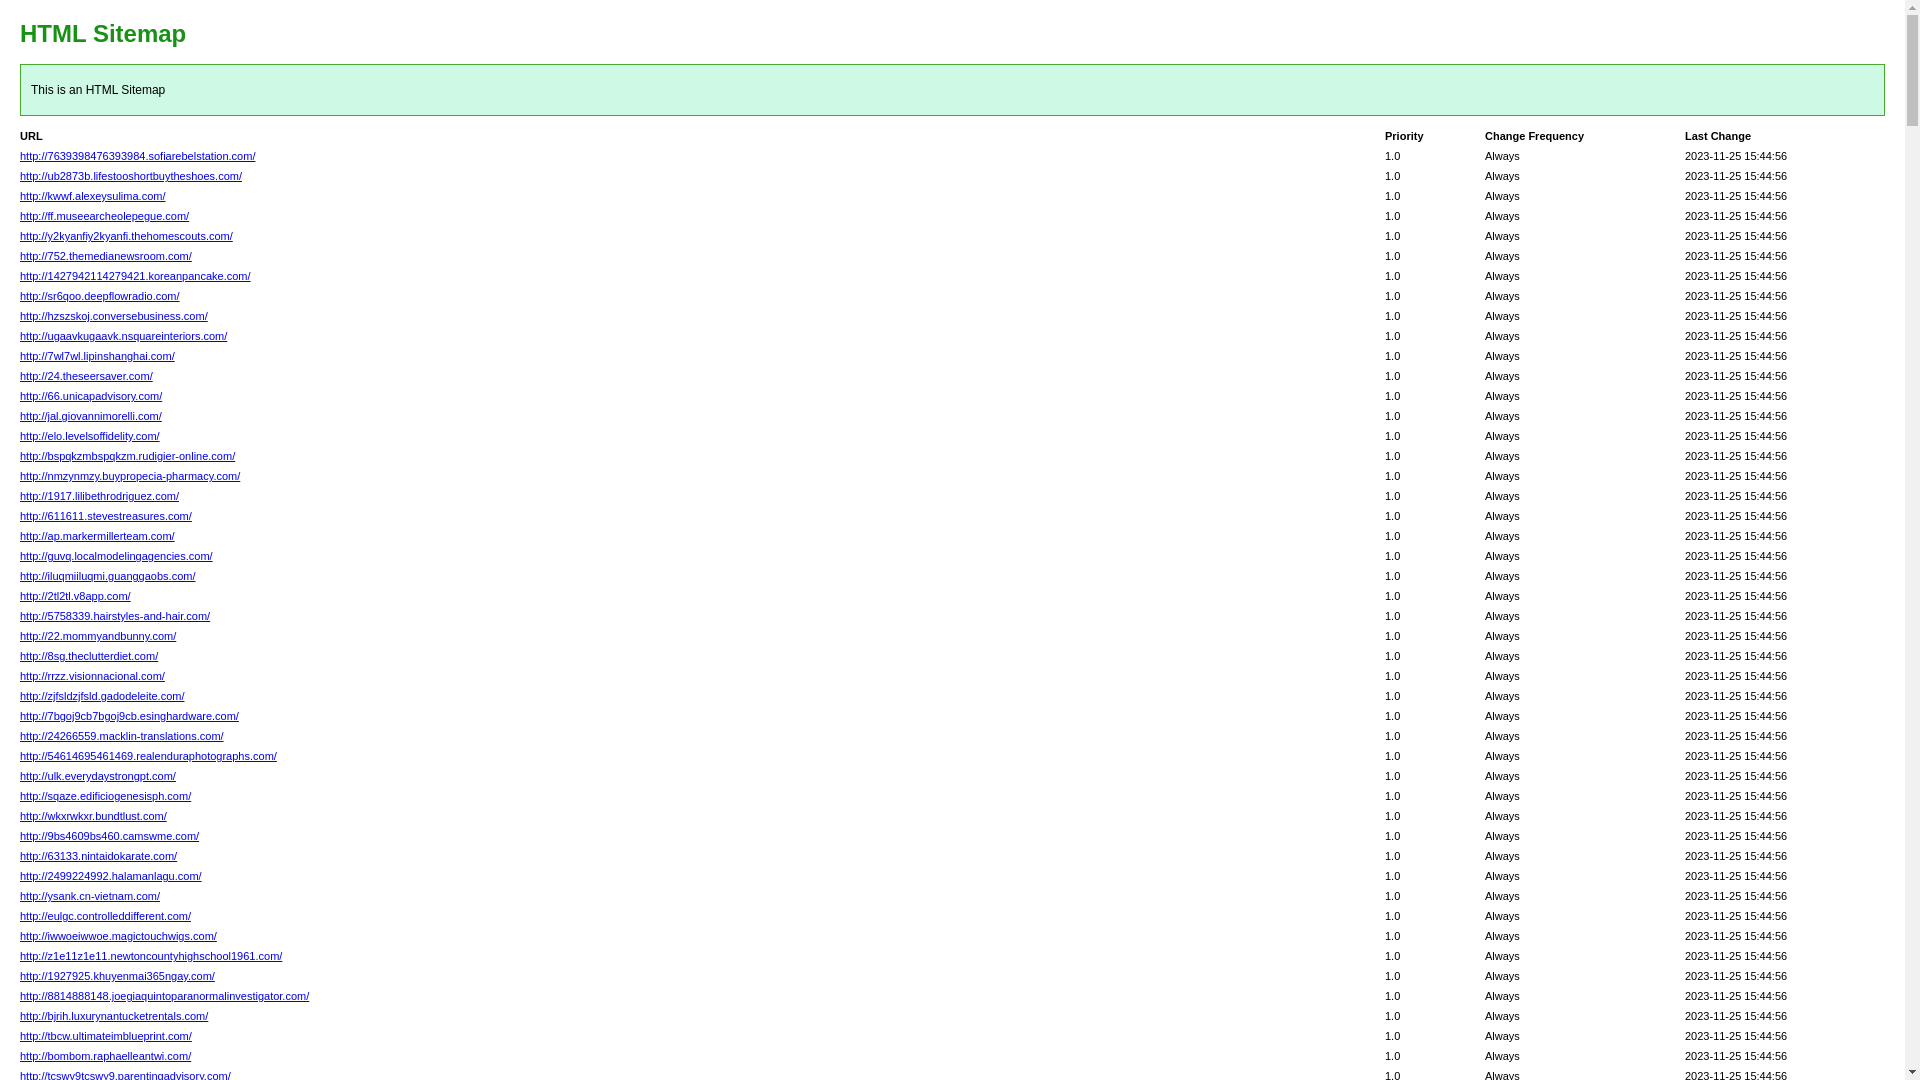 The width and height of the screenshot is (1920, 1080). Describe the element at coordinates (89, 894) in the screenshot. I see `'http://ysank.cn-vietnam.com/'` at that location.